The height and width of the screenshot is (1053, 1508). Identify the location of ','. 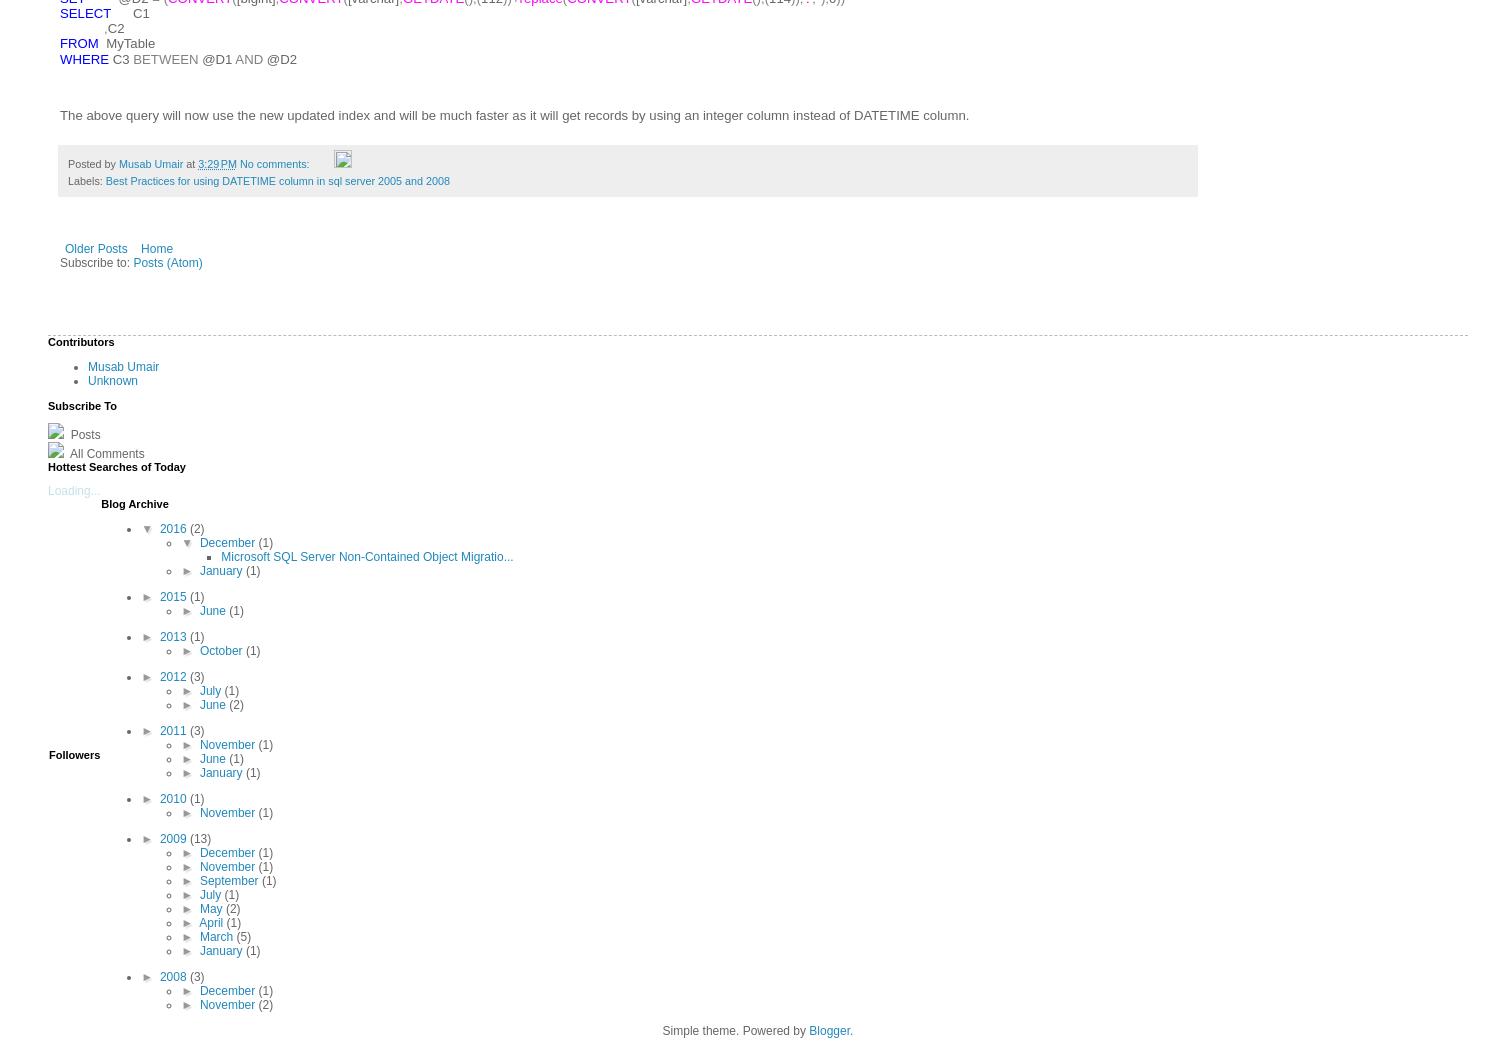
(104, 28).